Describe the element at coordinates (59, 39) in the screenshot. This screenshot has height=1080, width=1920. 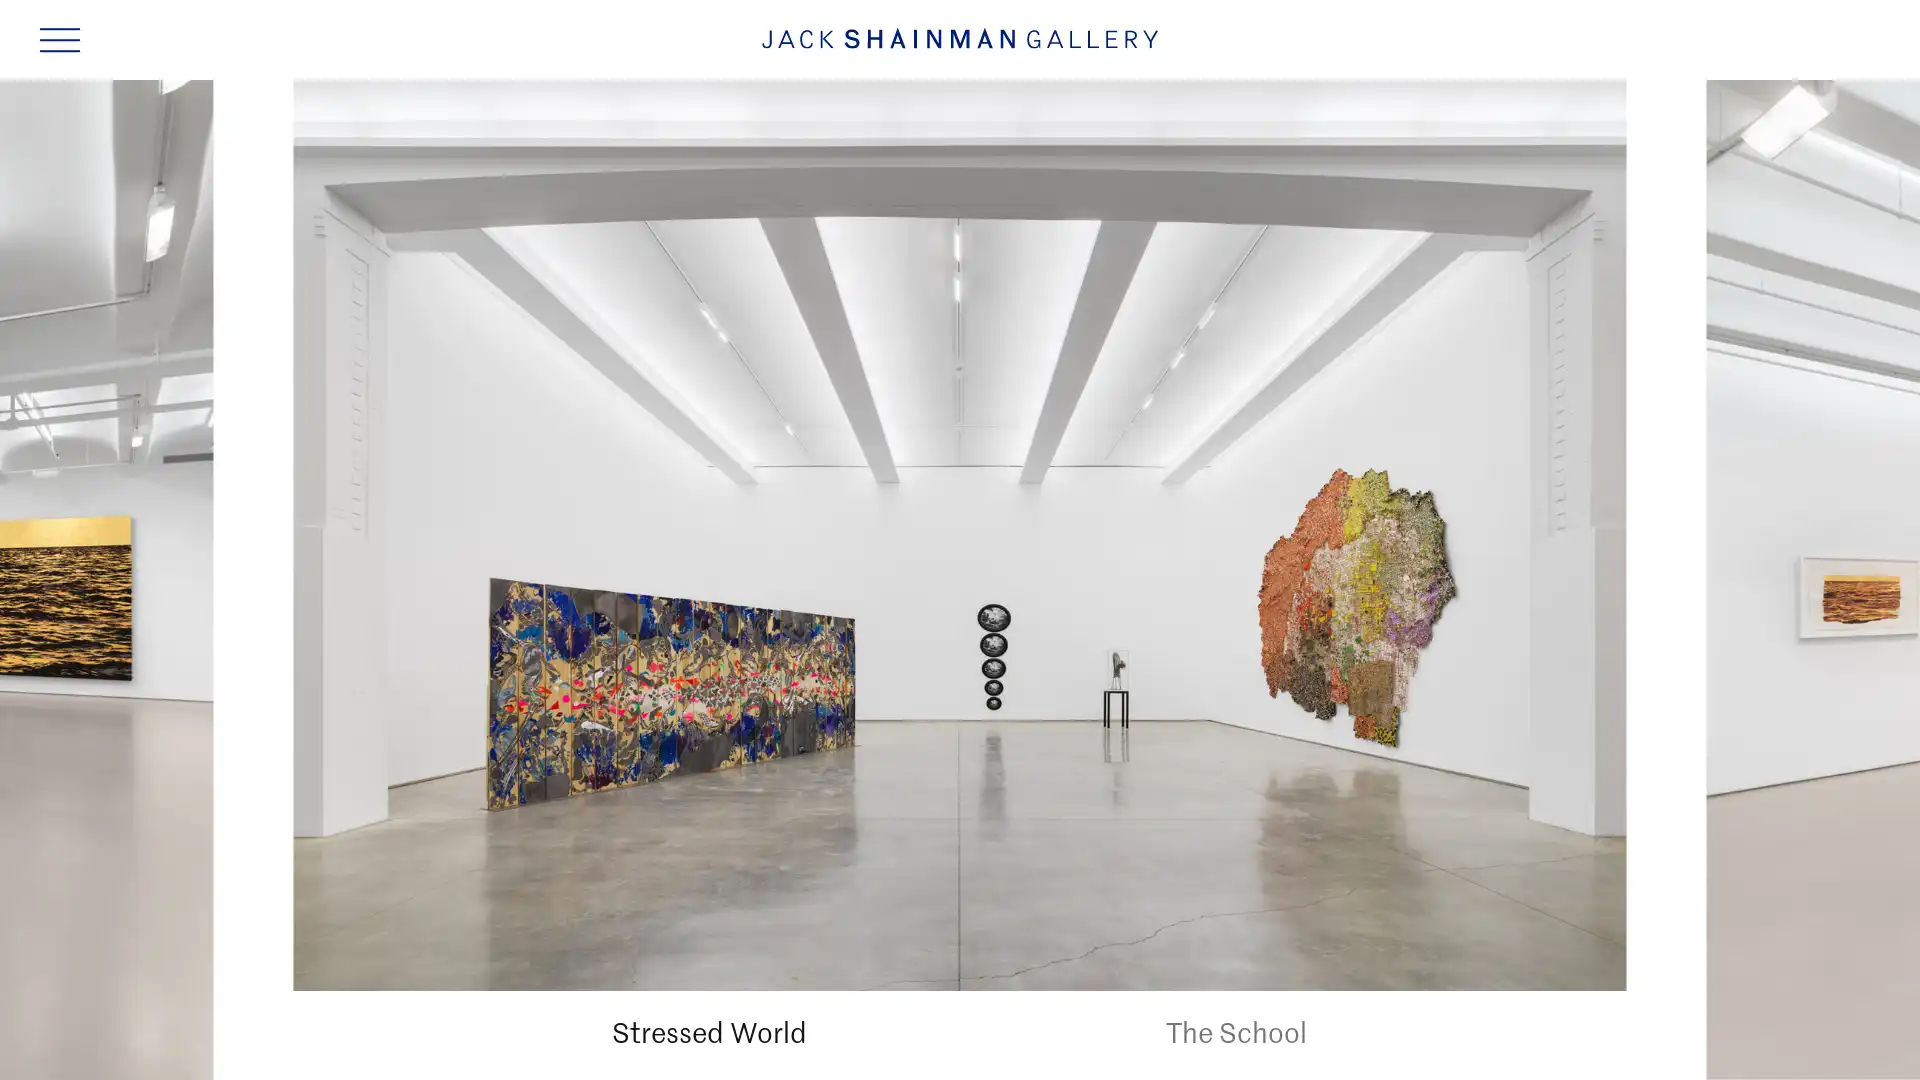
I see `Navigation Toggle` at that location.